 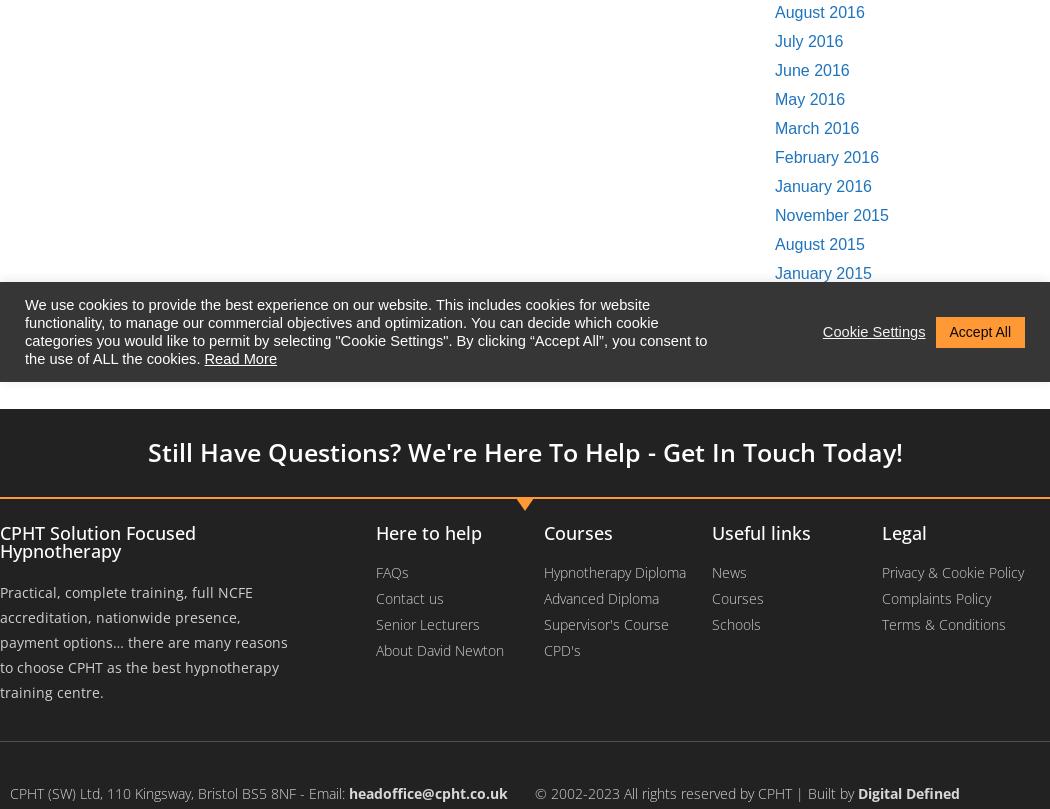 What do you see at coordinates (391, 571) in the screenshot?
I see `'FAQs'` at bounding box center [391, 571].